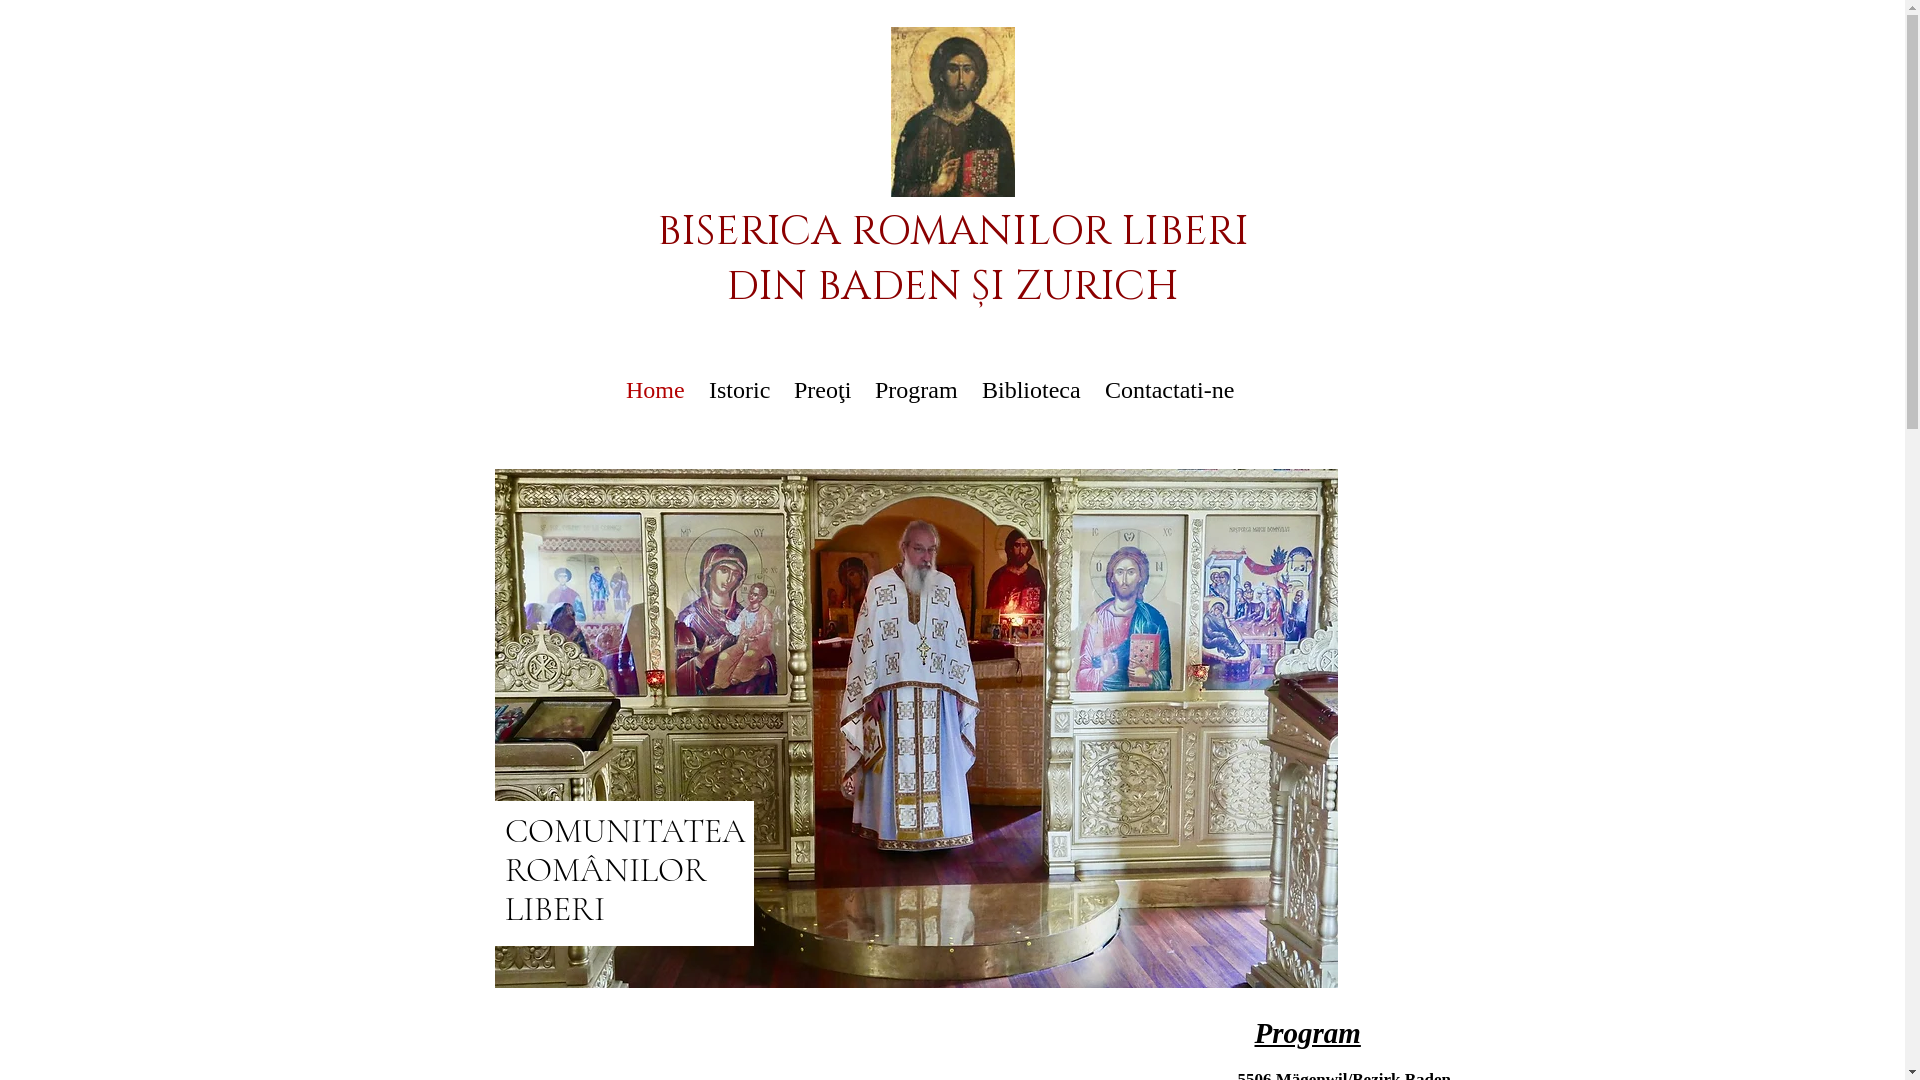 This screenshot has width=1920, height=1080. Describe the element at coordinates (1112, 230) in the screenshot. I see `'NILOR LIBERI'` at that location.